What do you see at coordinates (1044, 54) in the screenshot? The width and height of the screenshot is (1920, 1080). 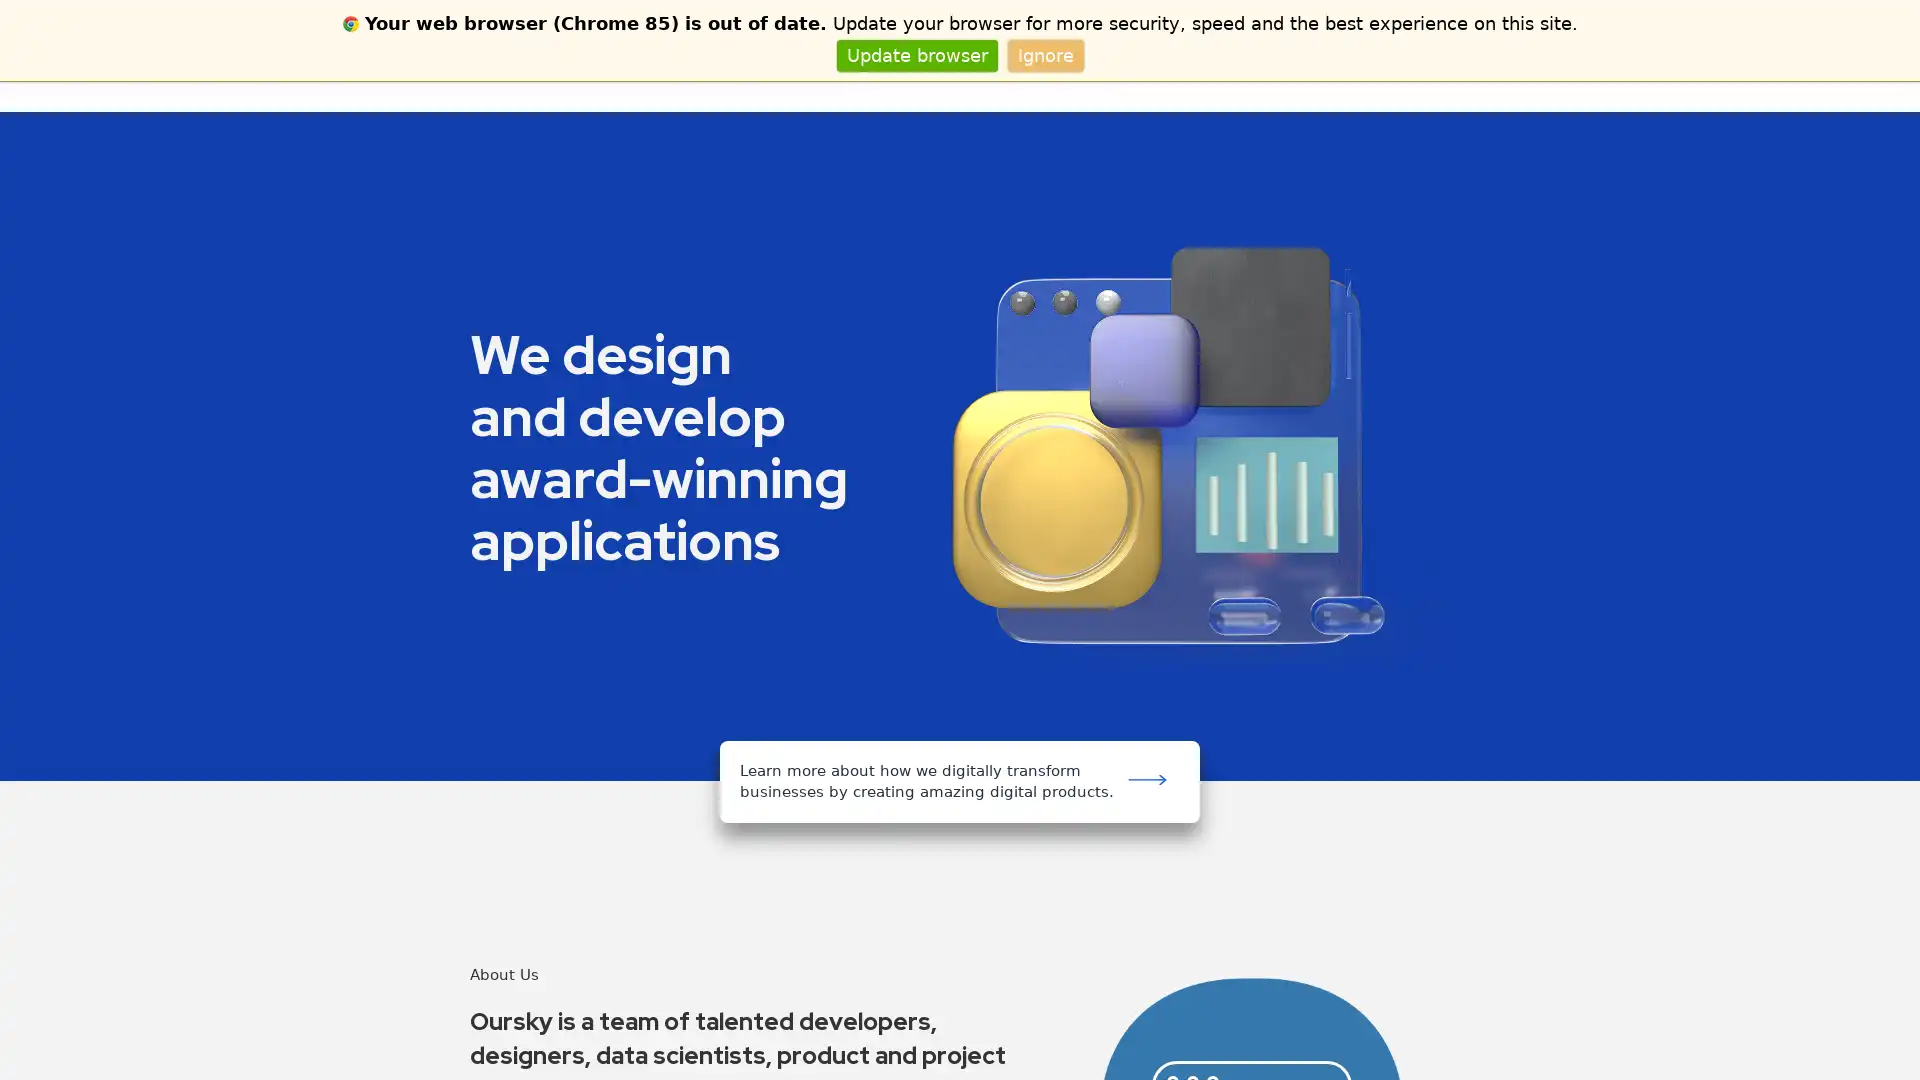 I see `Ignore` at bounding box center [1044, 54].